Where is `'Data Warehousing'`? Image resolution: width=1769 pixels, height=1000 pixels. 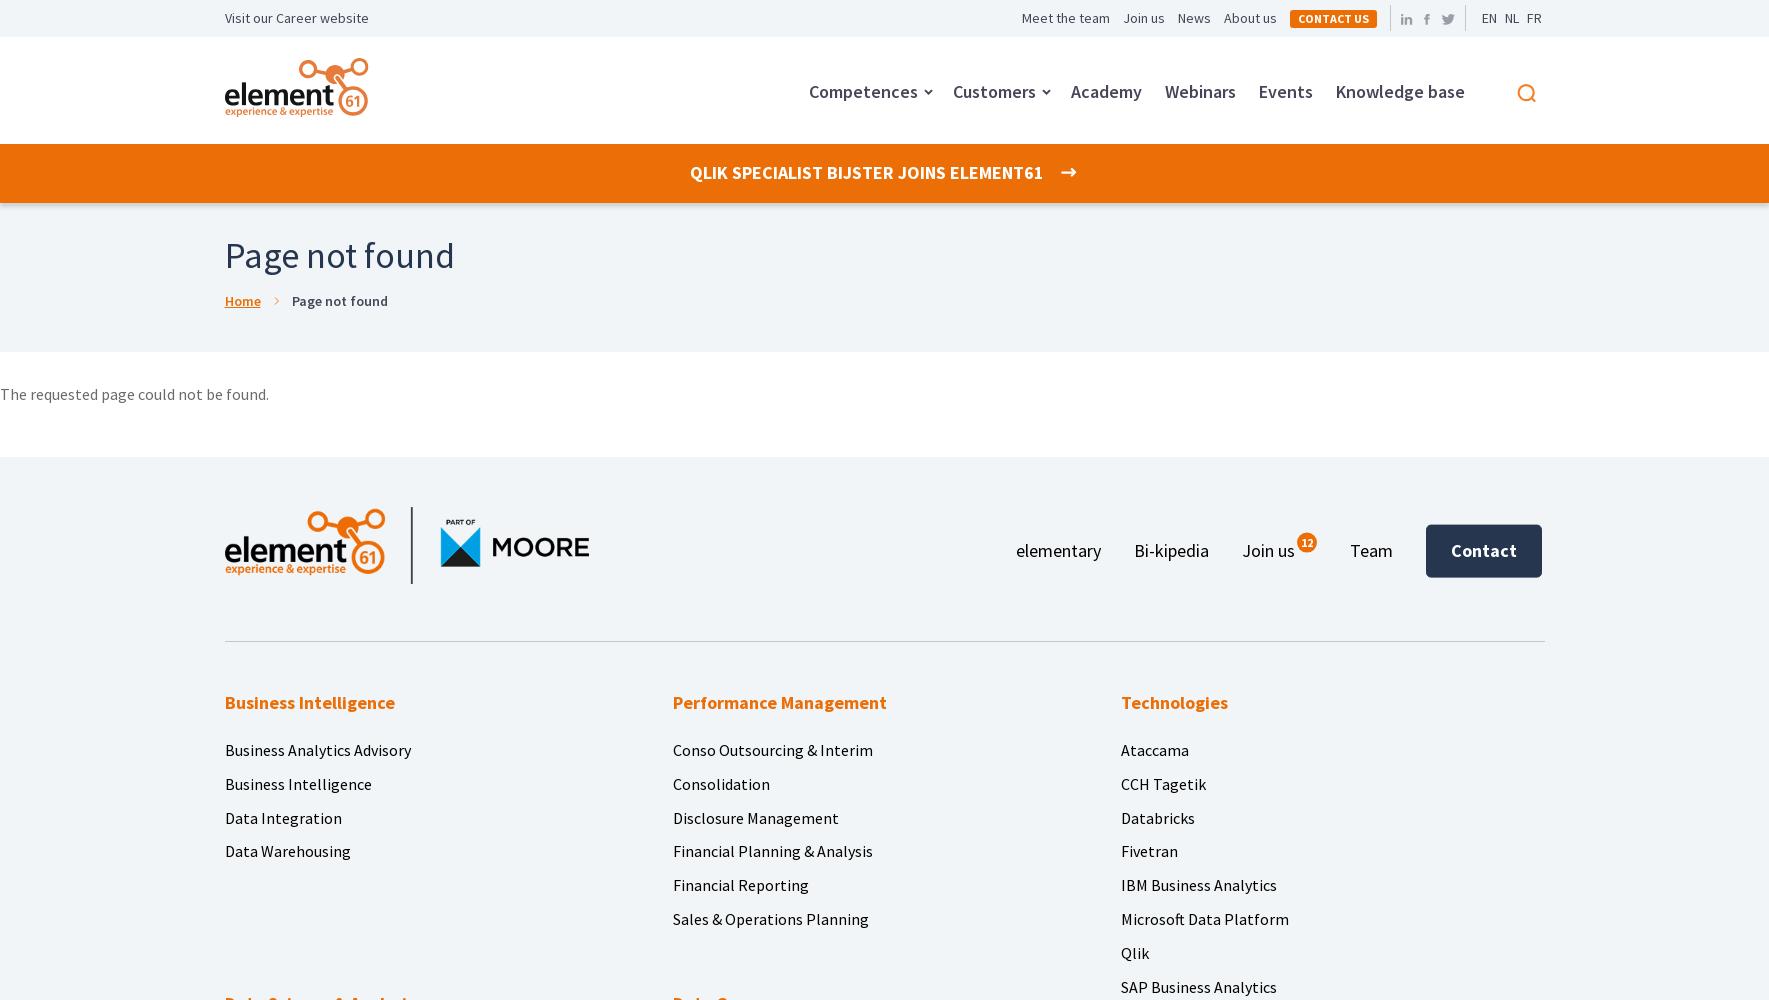
'Data Warehousing' is located at coordinates (286, 850).